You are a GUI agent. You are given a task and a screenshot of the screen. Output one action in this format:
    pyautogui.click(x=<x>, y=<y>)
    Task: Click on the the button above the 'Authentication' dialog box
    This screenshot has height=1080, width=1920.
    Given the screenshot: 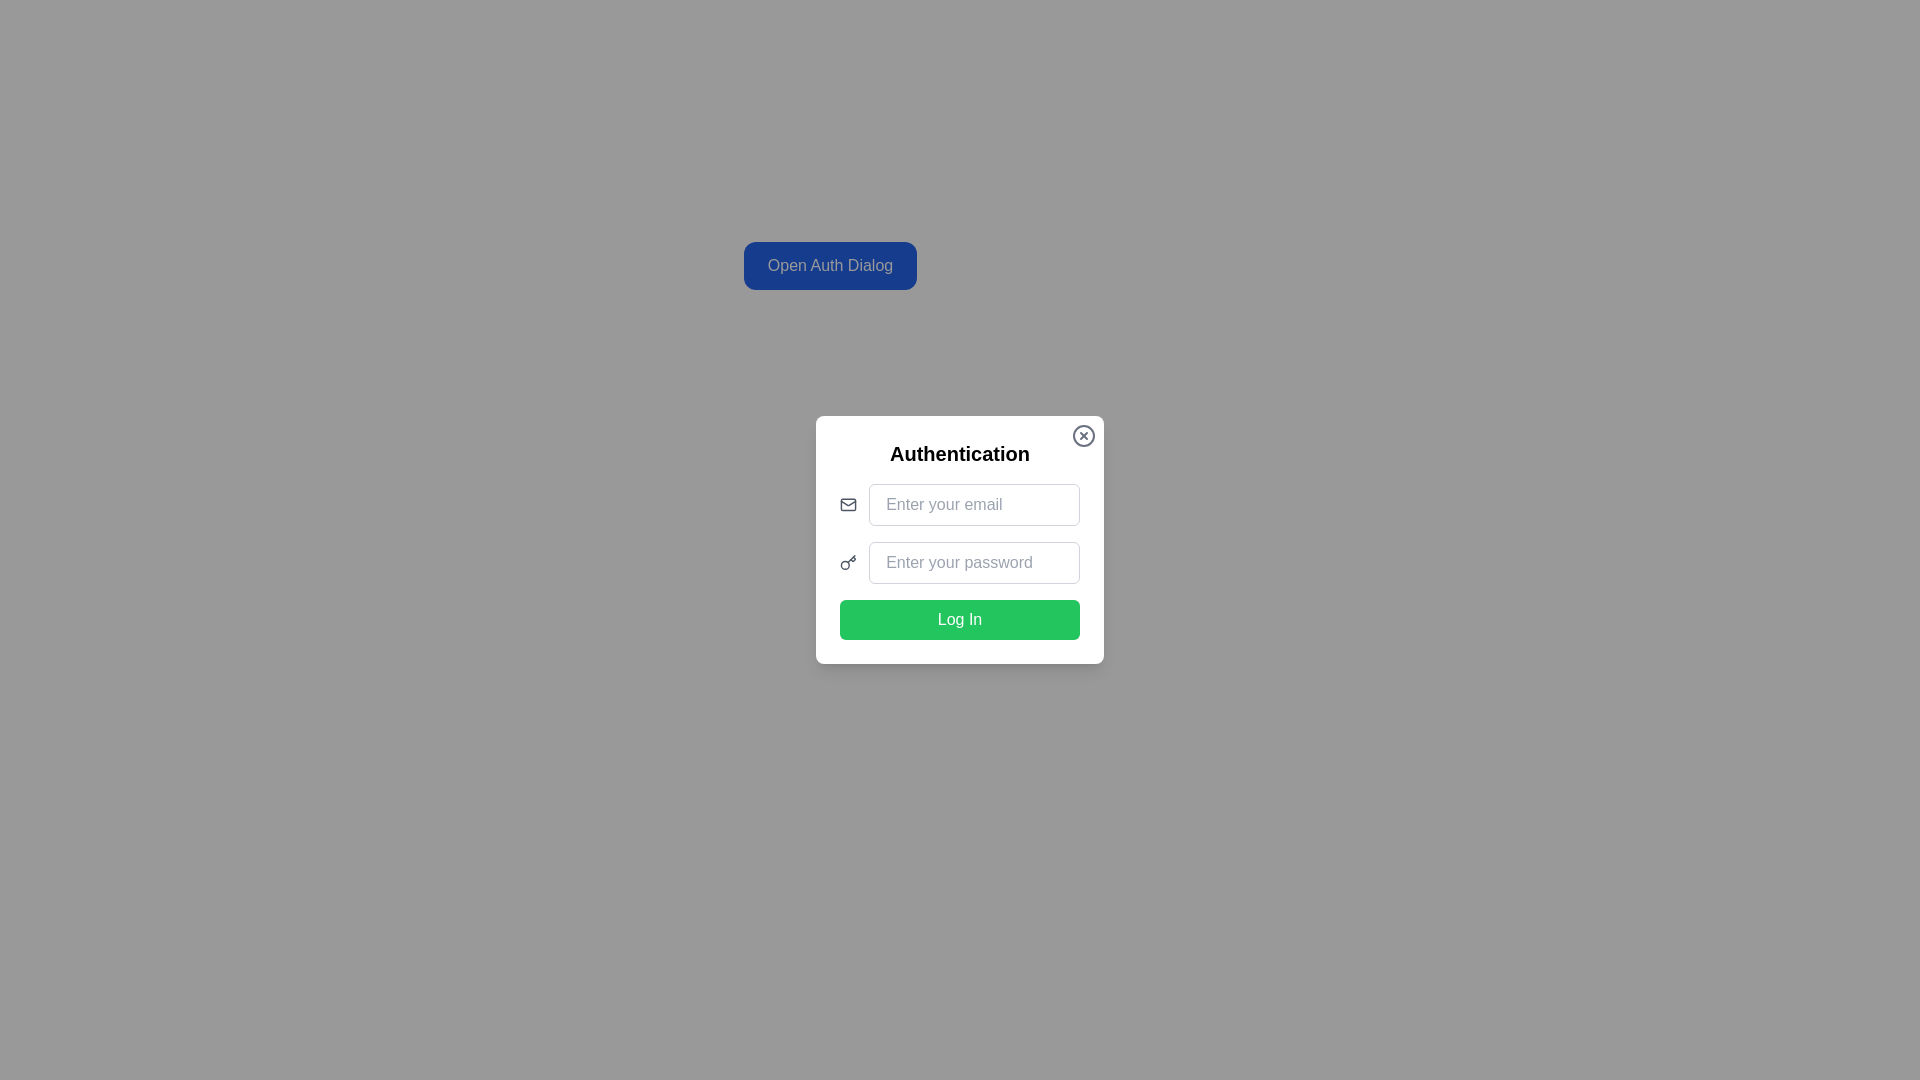 What is the action you would take?
    pyautogui.click(x=830, y=265)
    